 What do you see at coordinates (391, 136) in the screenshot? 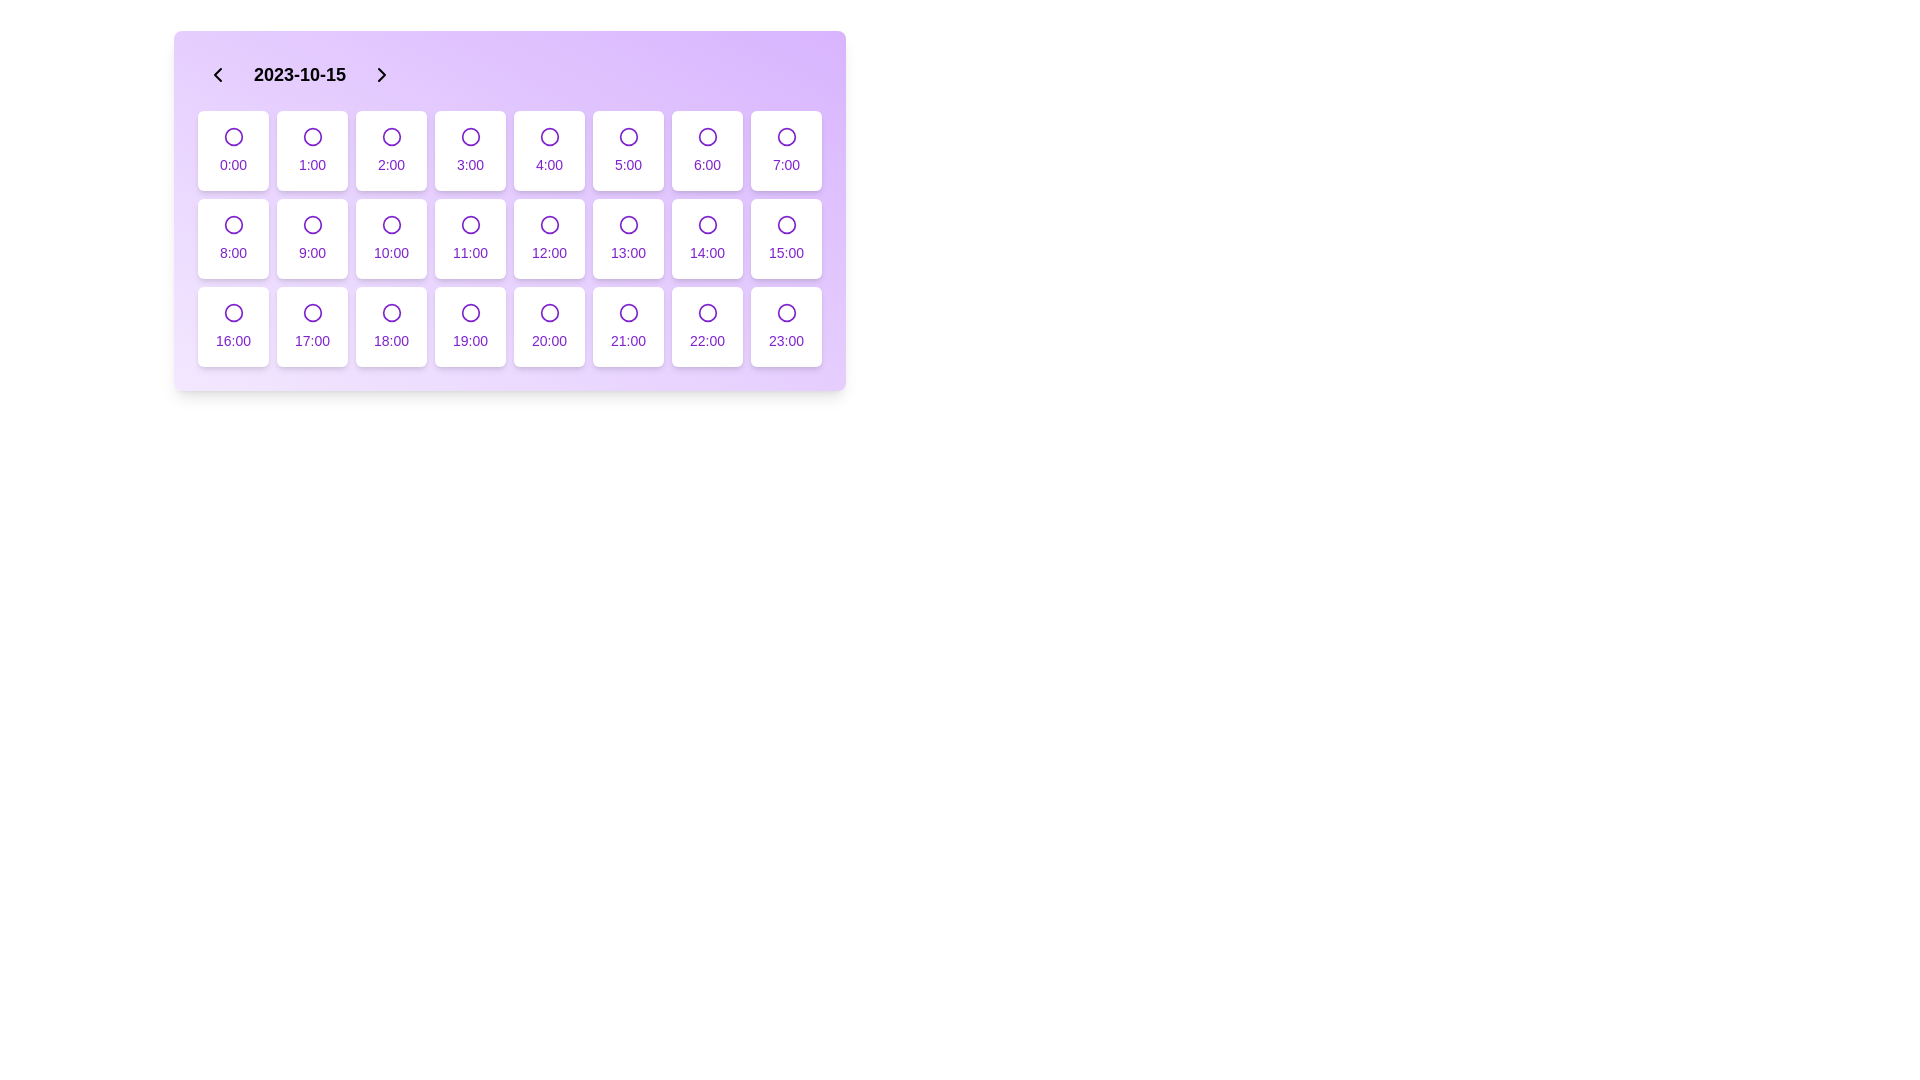
I see `the circular selectable icon with a purple outline located in the second column of the first row, aligned with the text '2:00' beneath it` at bounding box center [391, 136].